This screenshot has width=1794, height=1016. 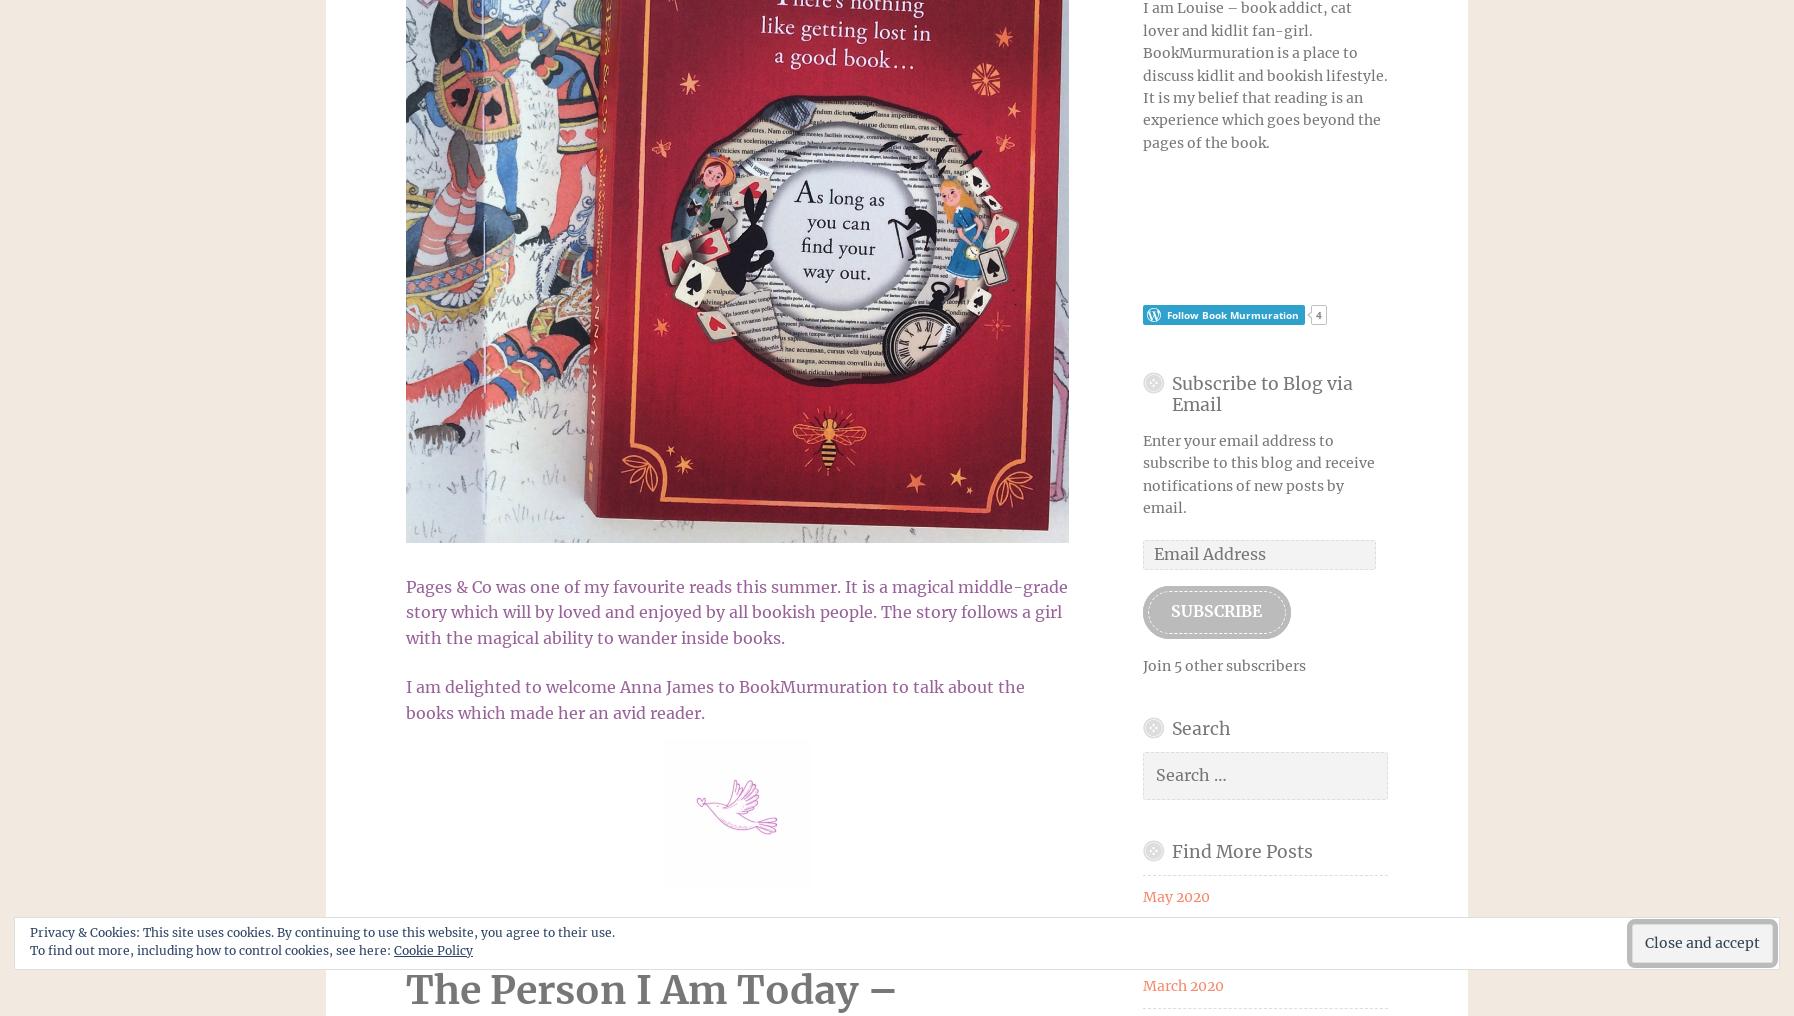 I want to click on 'Join 5 other subscribers', so click(x=1222, y=663).